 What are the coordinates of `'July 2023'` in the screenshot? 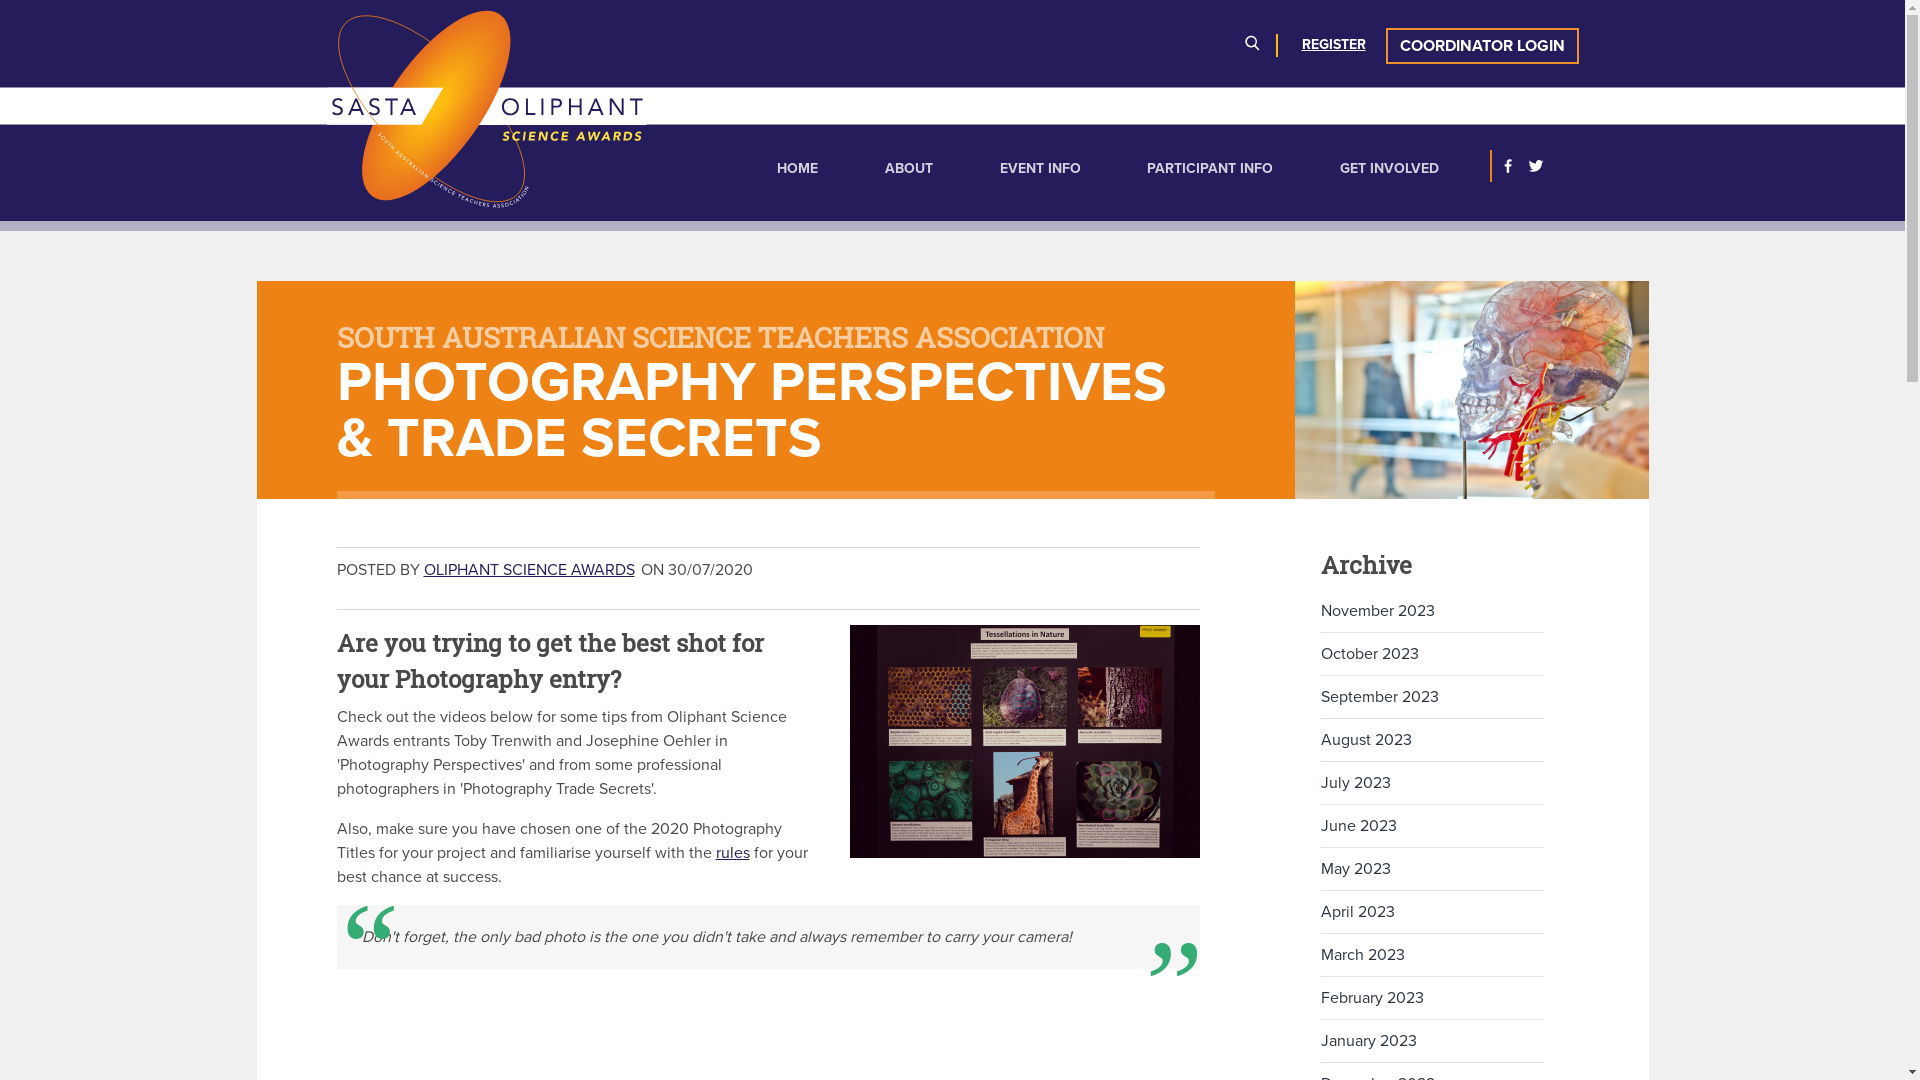 It's located at (1320, 782).